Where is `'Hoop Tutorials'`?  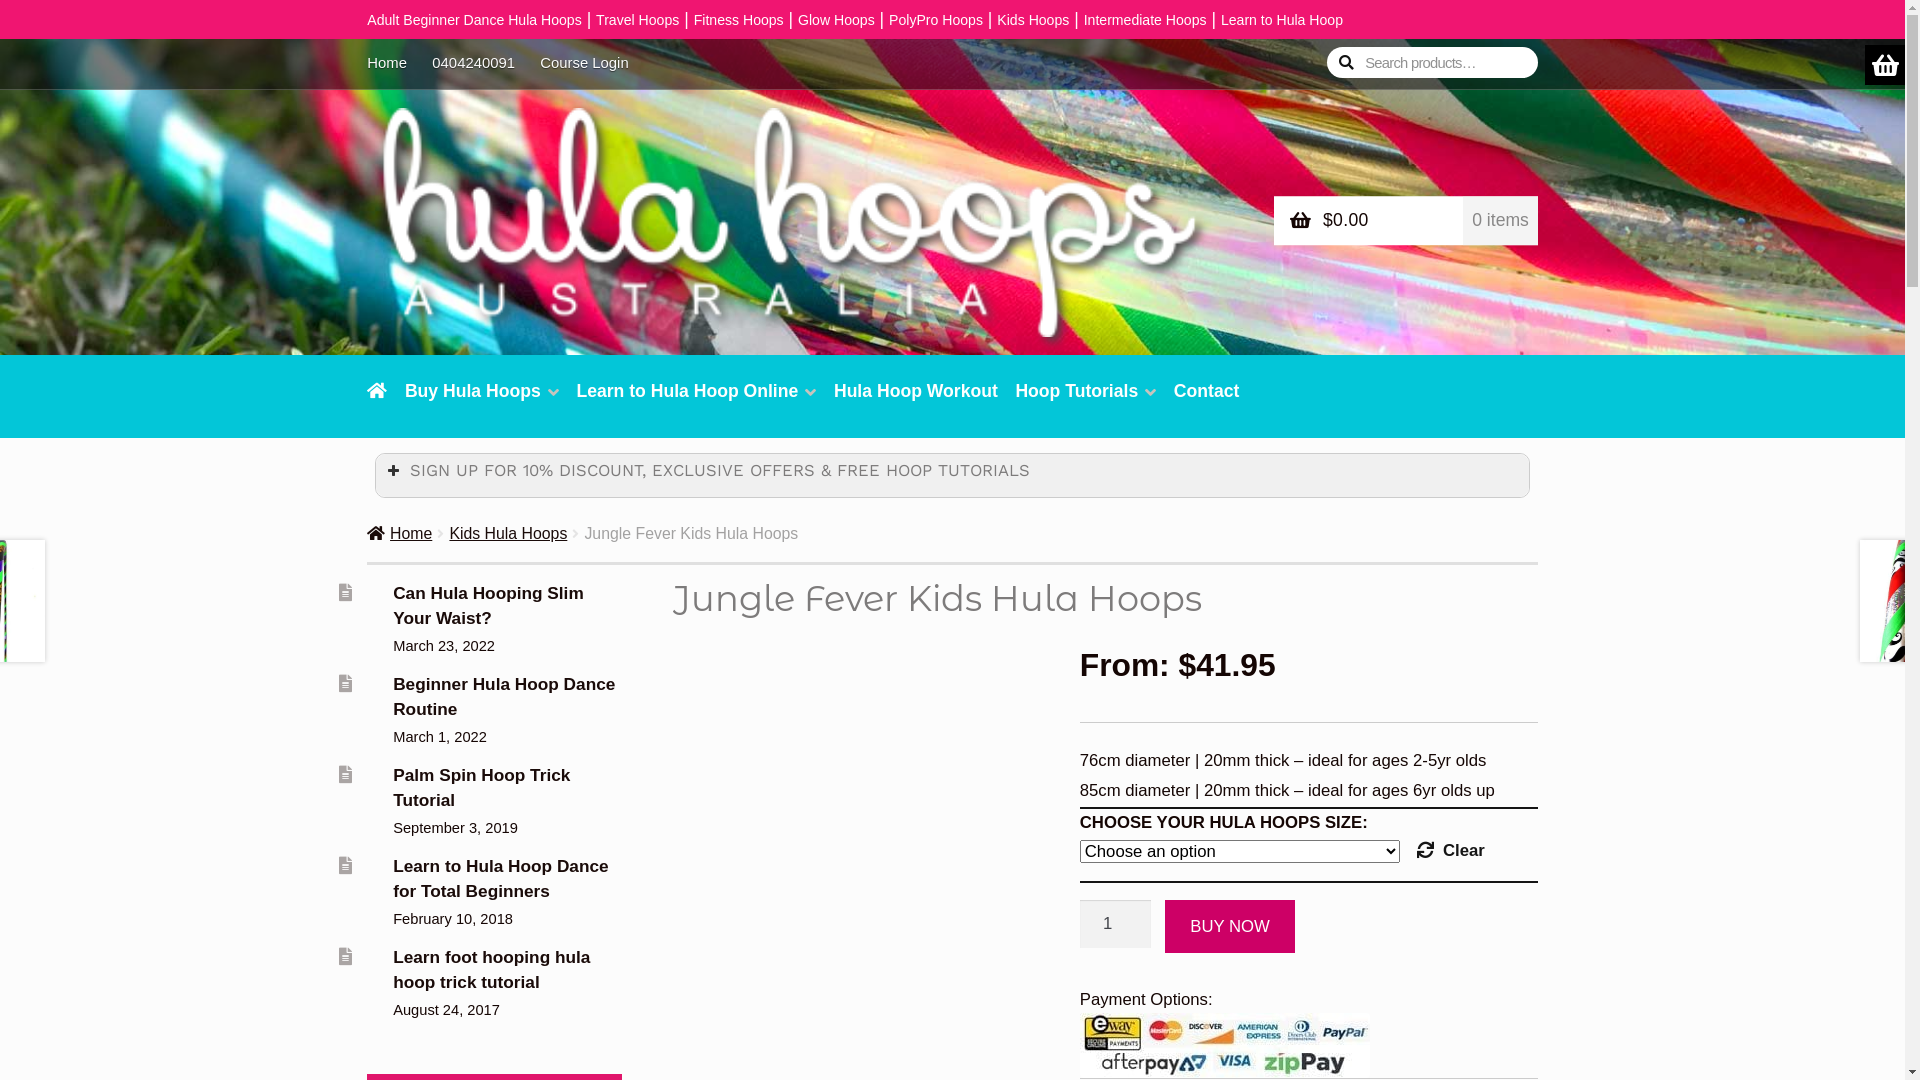
'Hoop Tutorials' is located at coordinates (1084, 402).